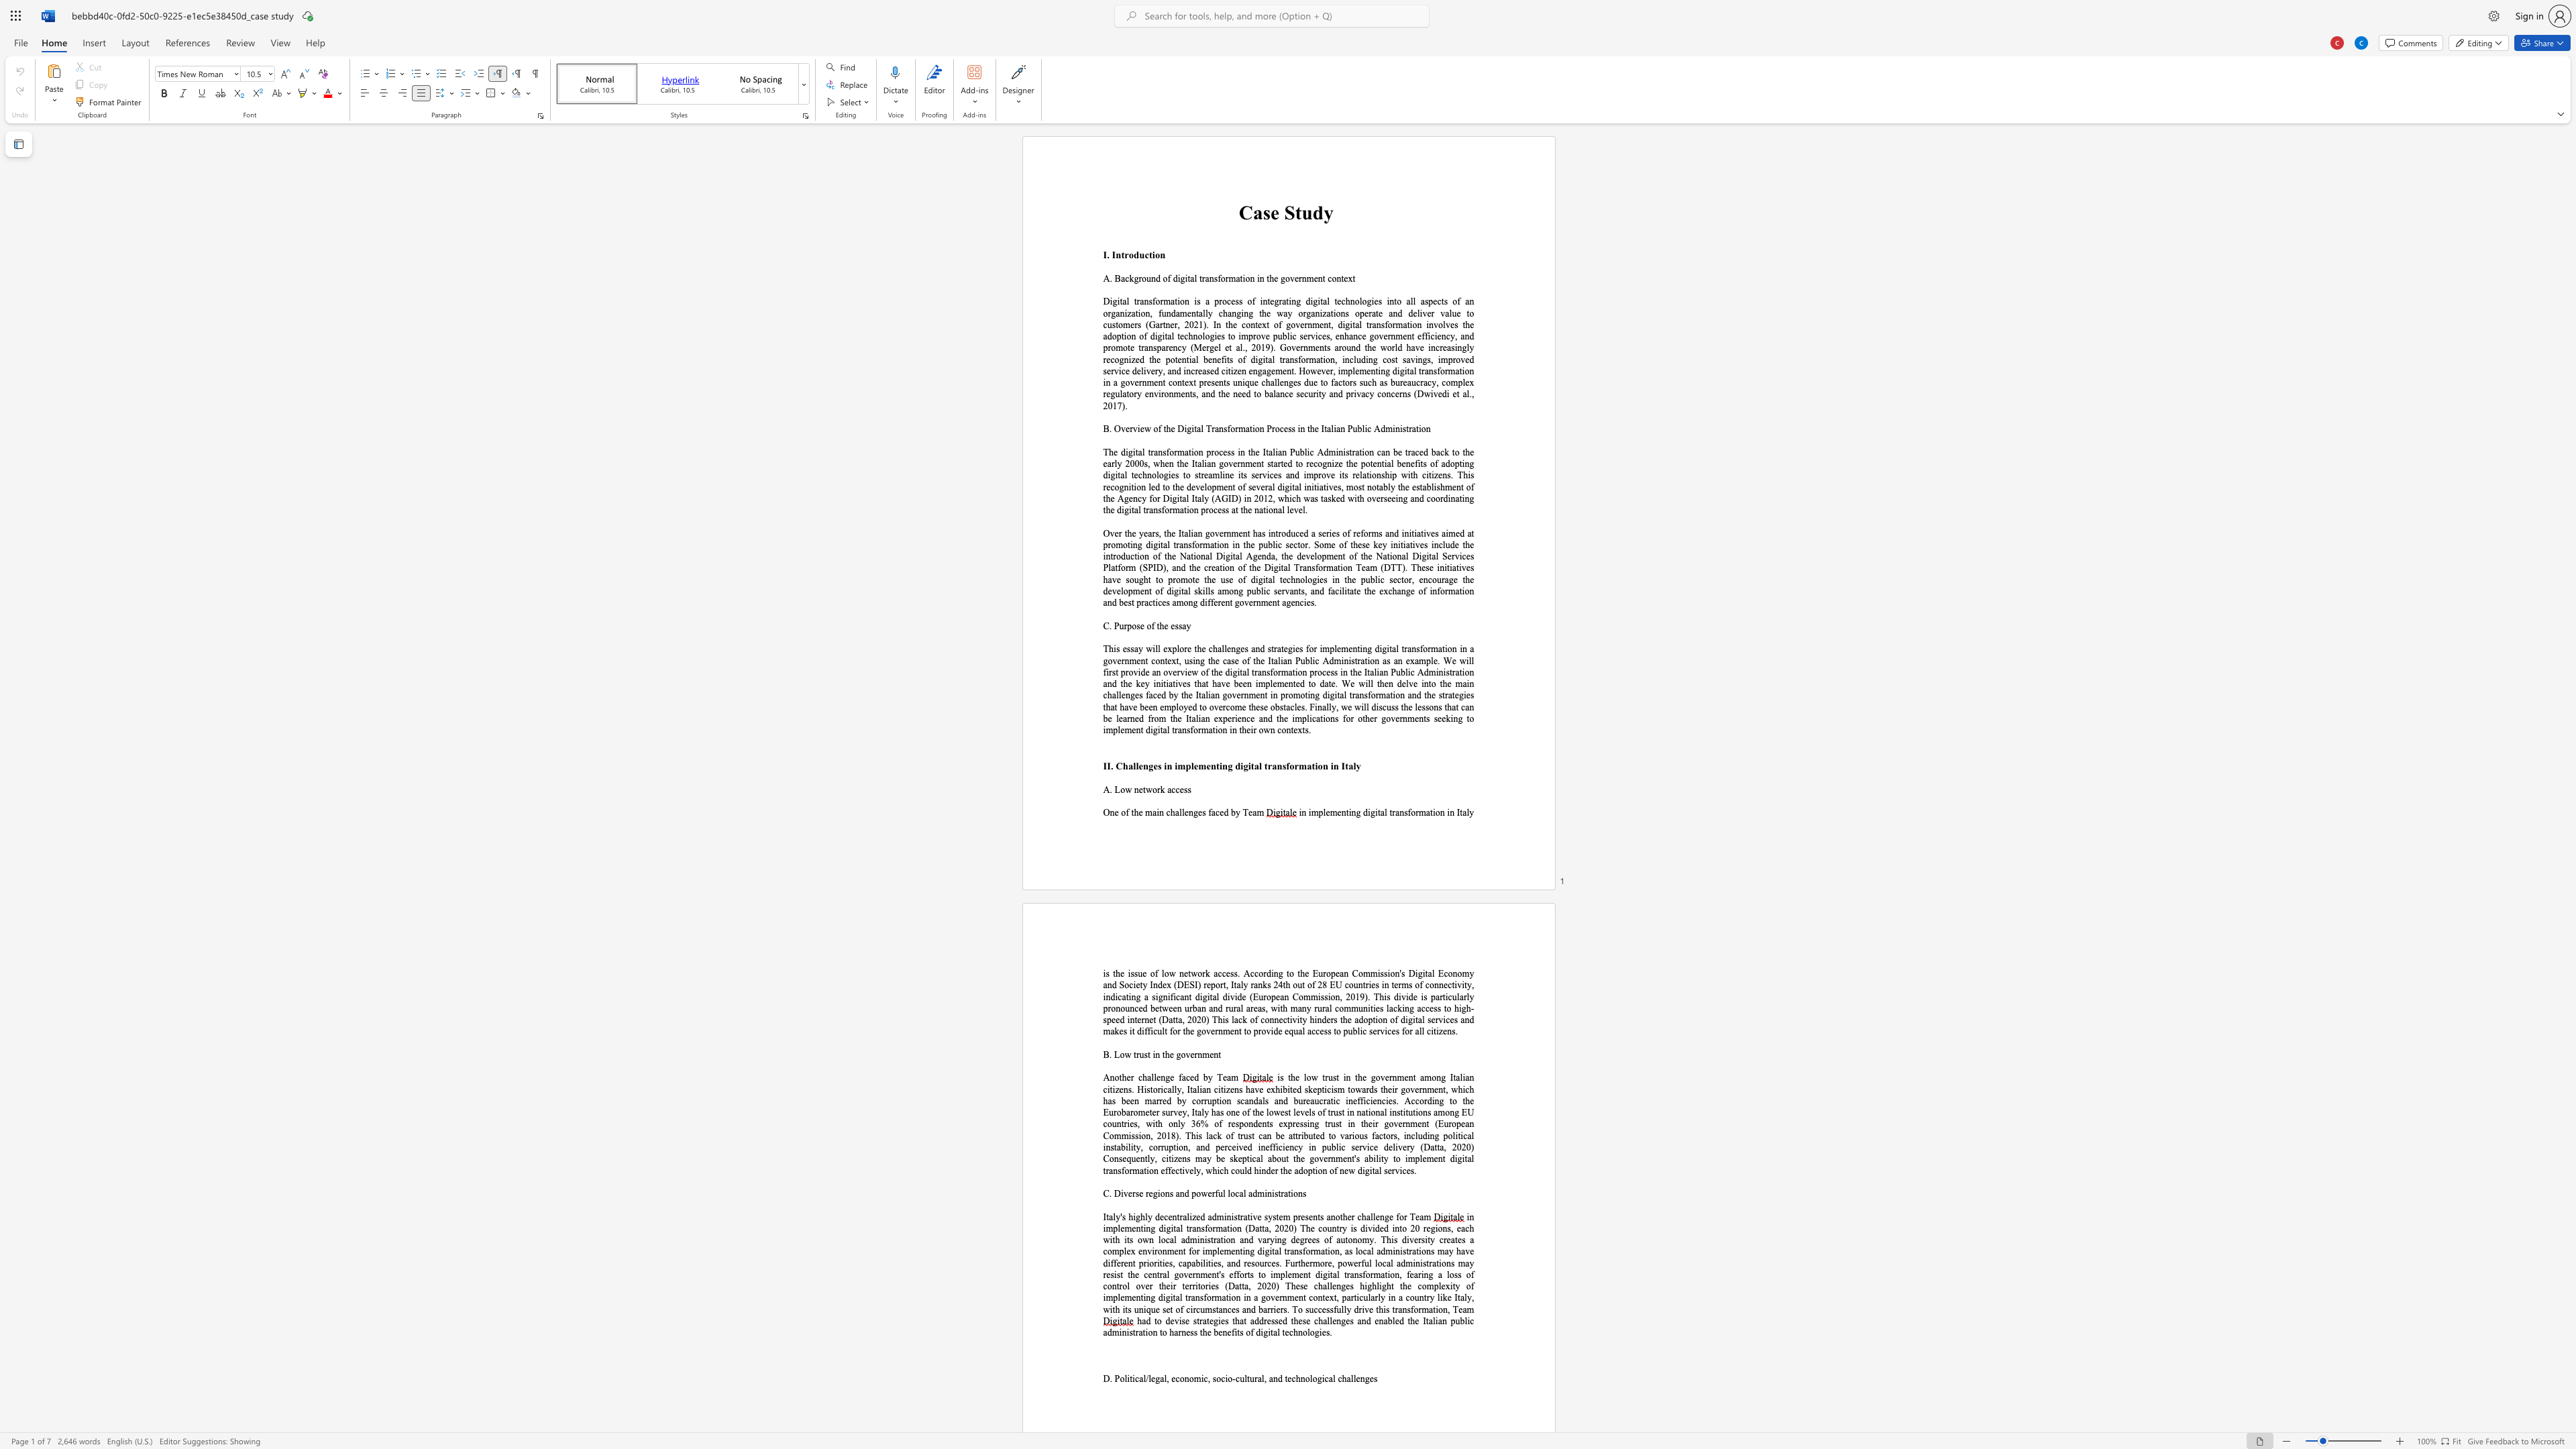 The height and width of the screenshot is (1449, 2576). Describe the element at coordinates (1297, 579) in the screenshot. I see `the 1th character "n" in the text` at that location.